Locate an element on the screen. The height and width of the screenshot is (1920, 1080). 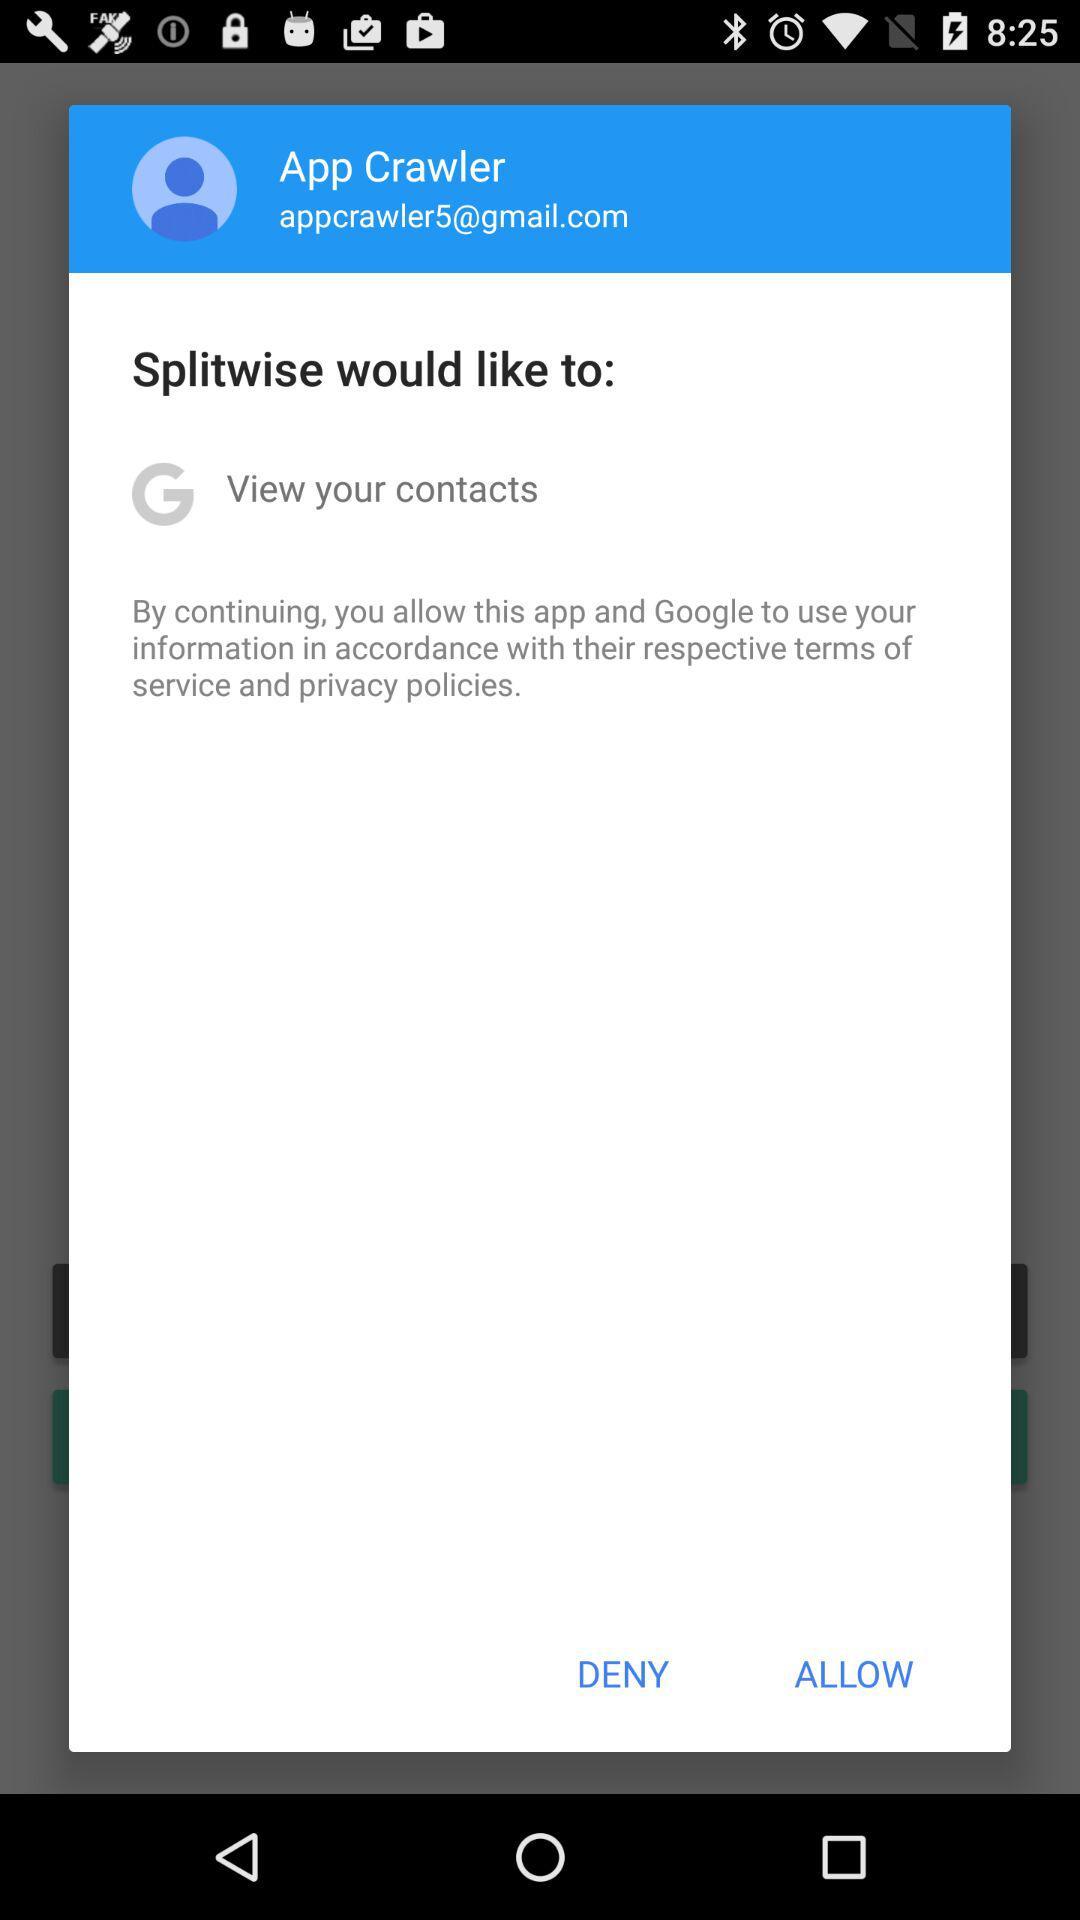
deny is located at coordinates (621, 1673).